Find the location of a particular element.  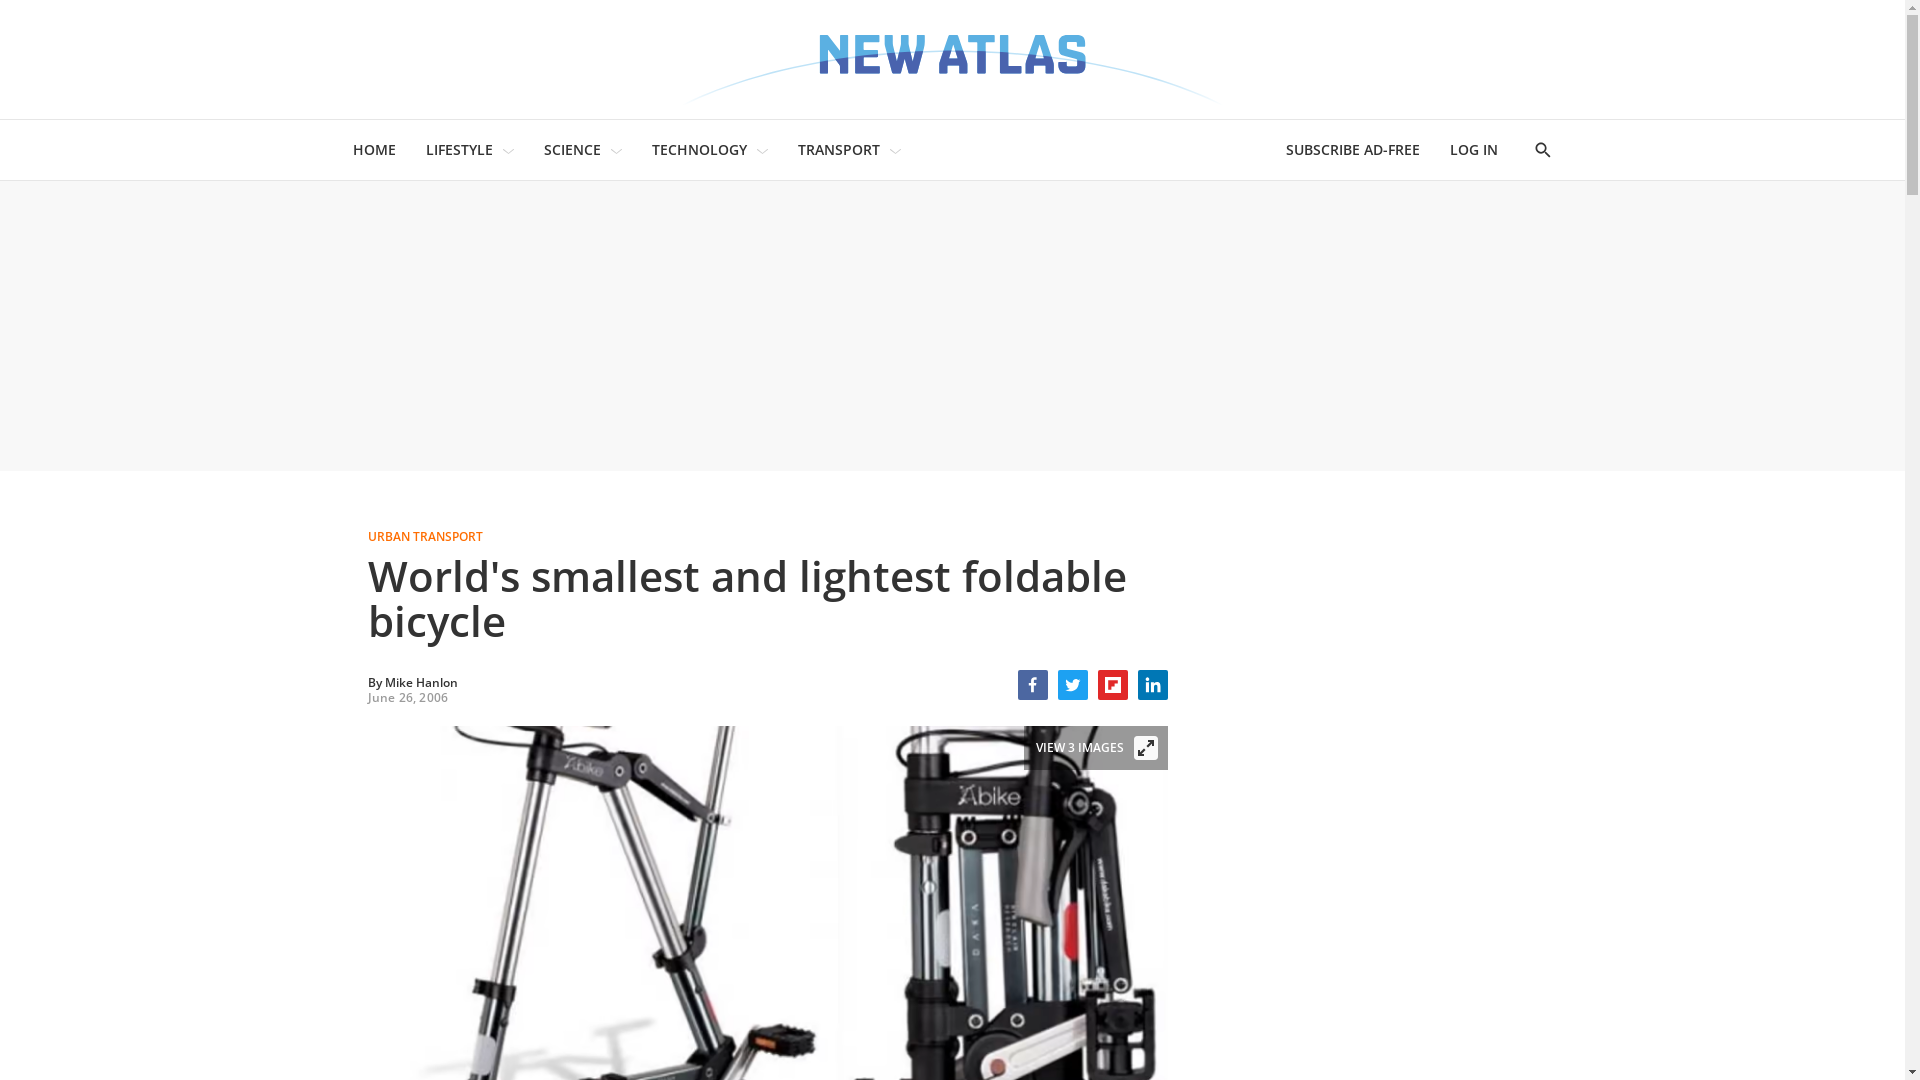

'Twitter' is located at coordinates (1072, 684).